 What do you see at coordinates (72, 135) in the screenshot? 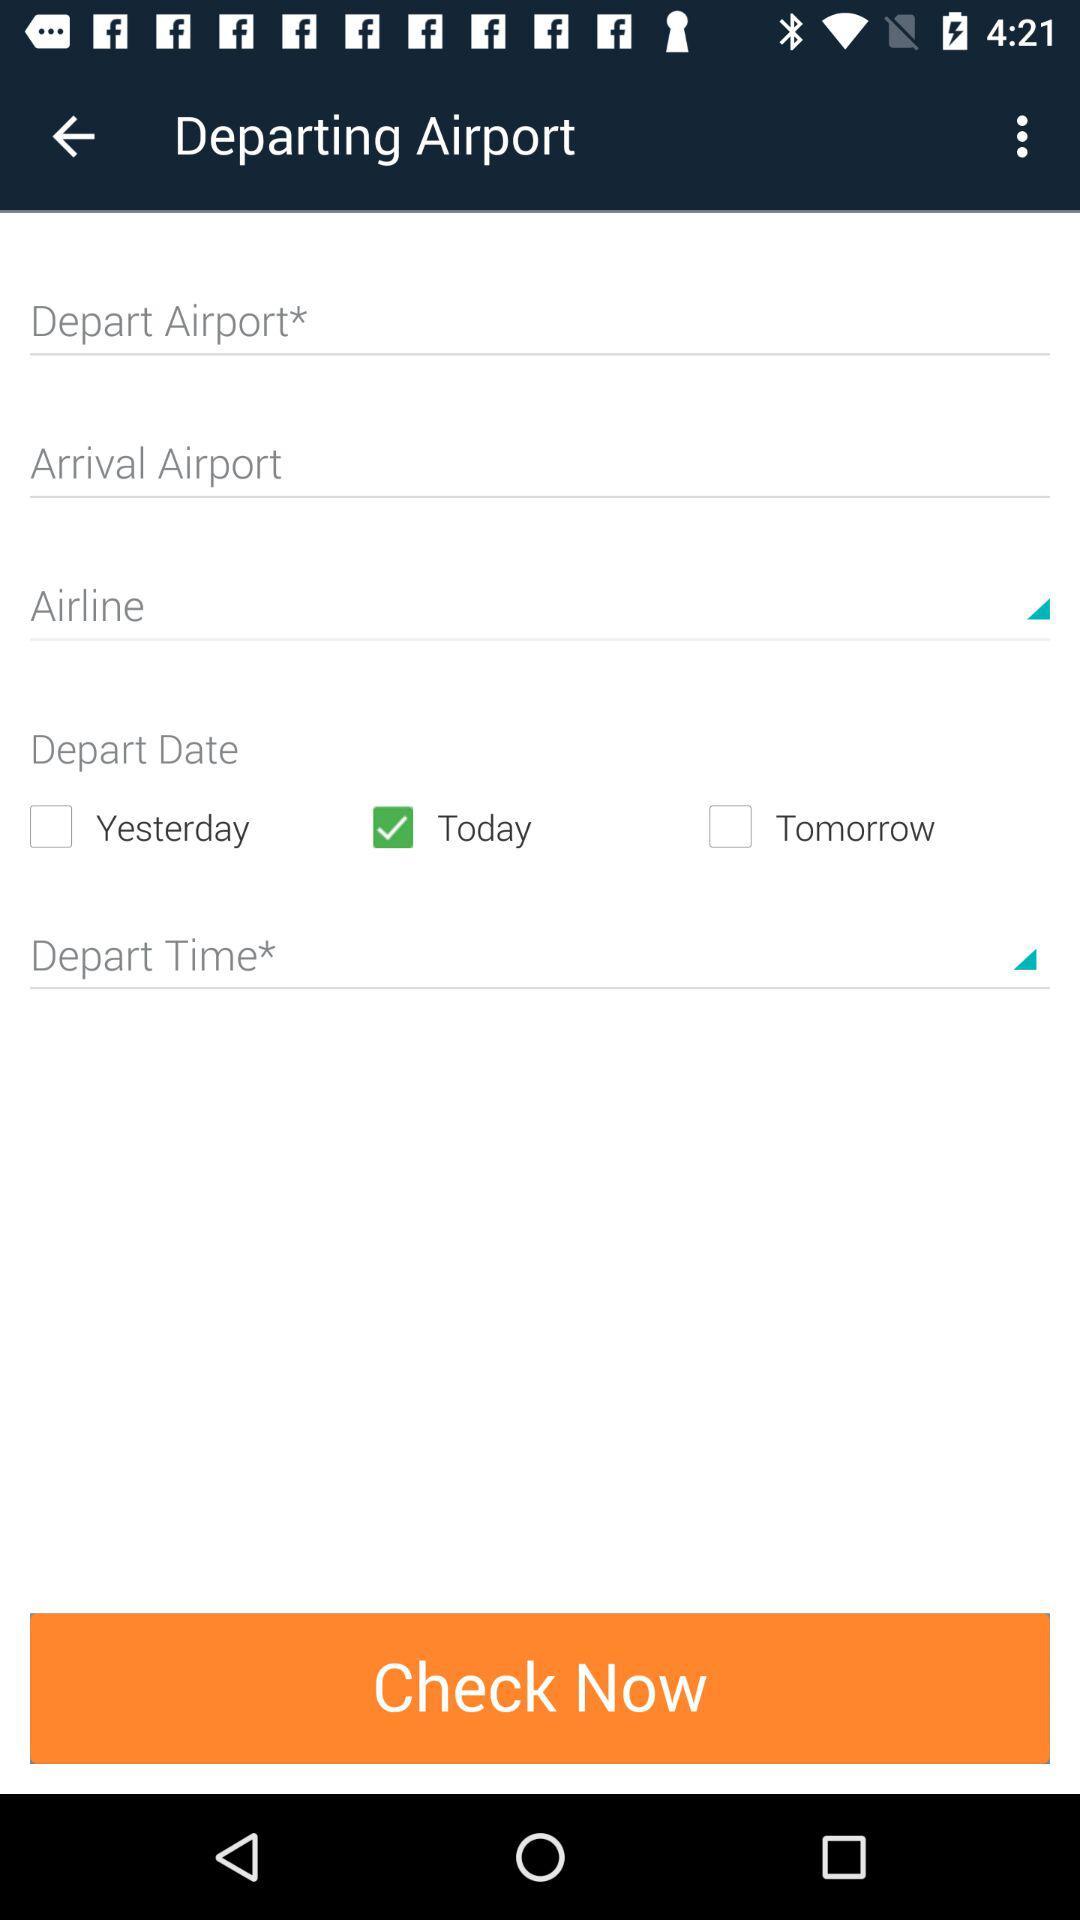
I see `the item to the left of the departing airport item` at bounding box center [72, 135].